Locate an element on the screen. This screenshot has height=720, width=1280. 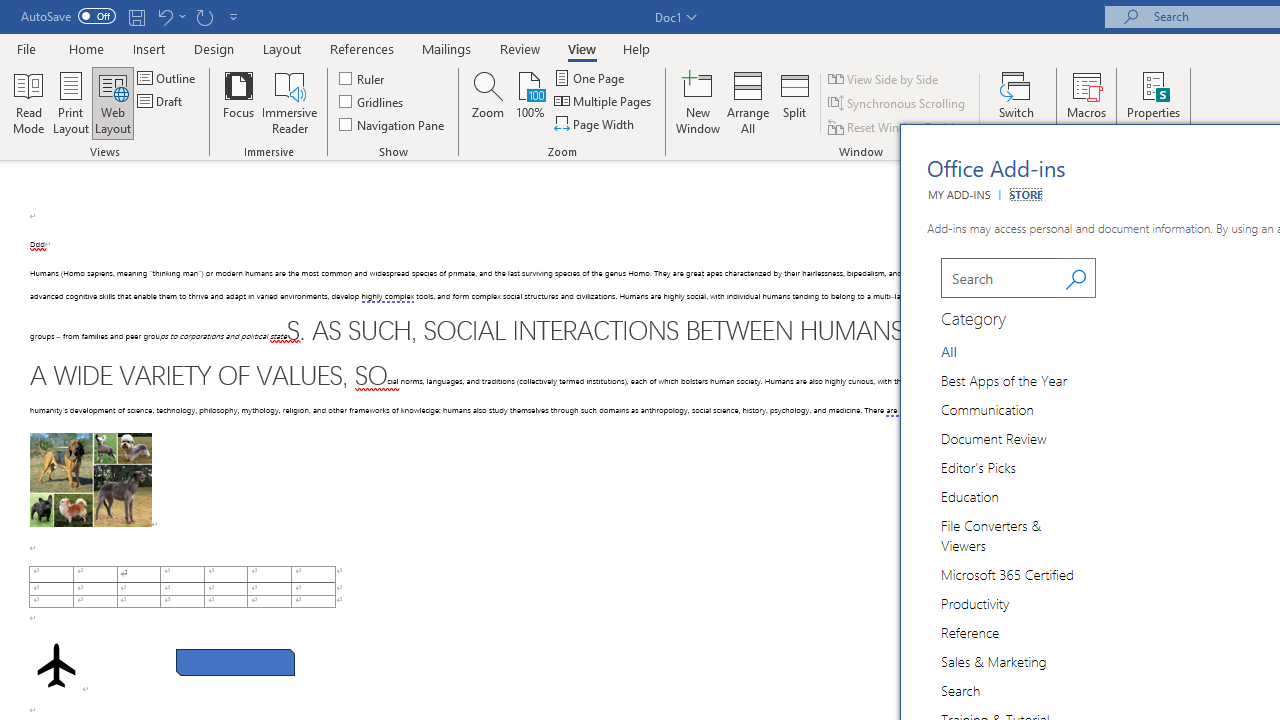
'Focus' is located at coordinates (238, 103).